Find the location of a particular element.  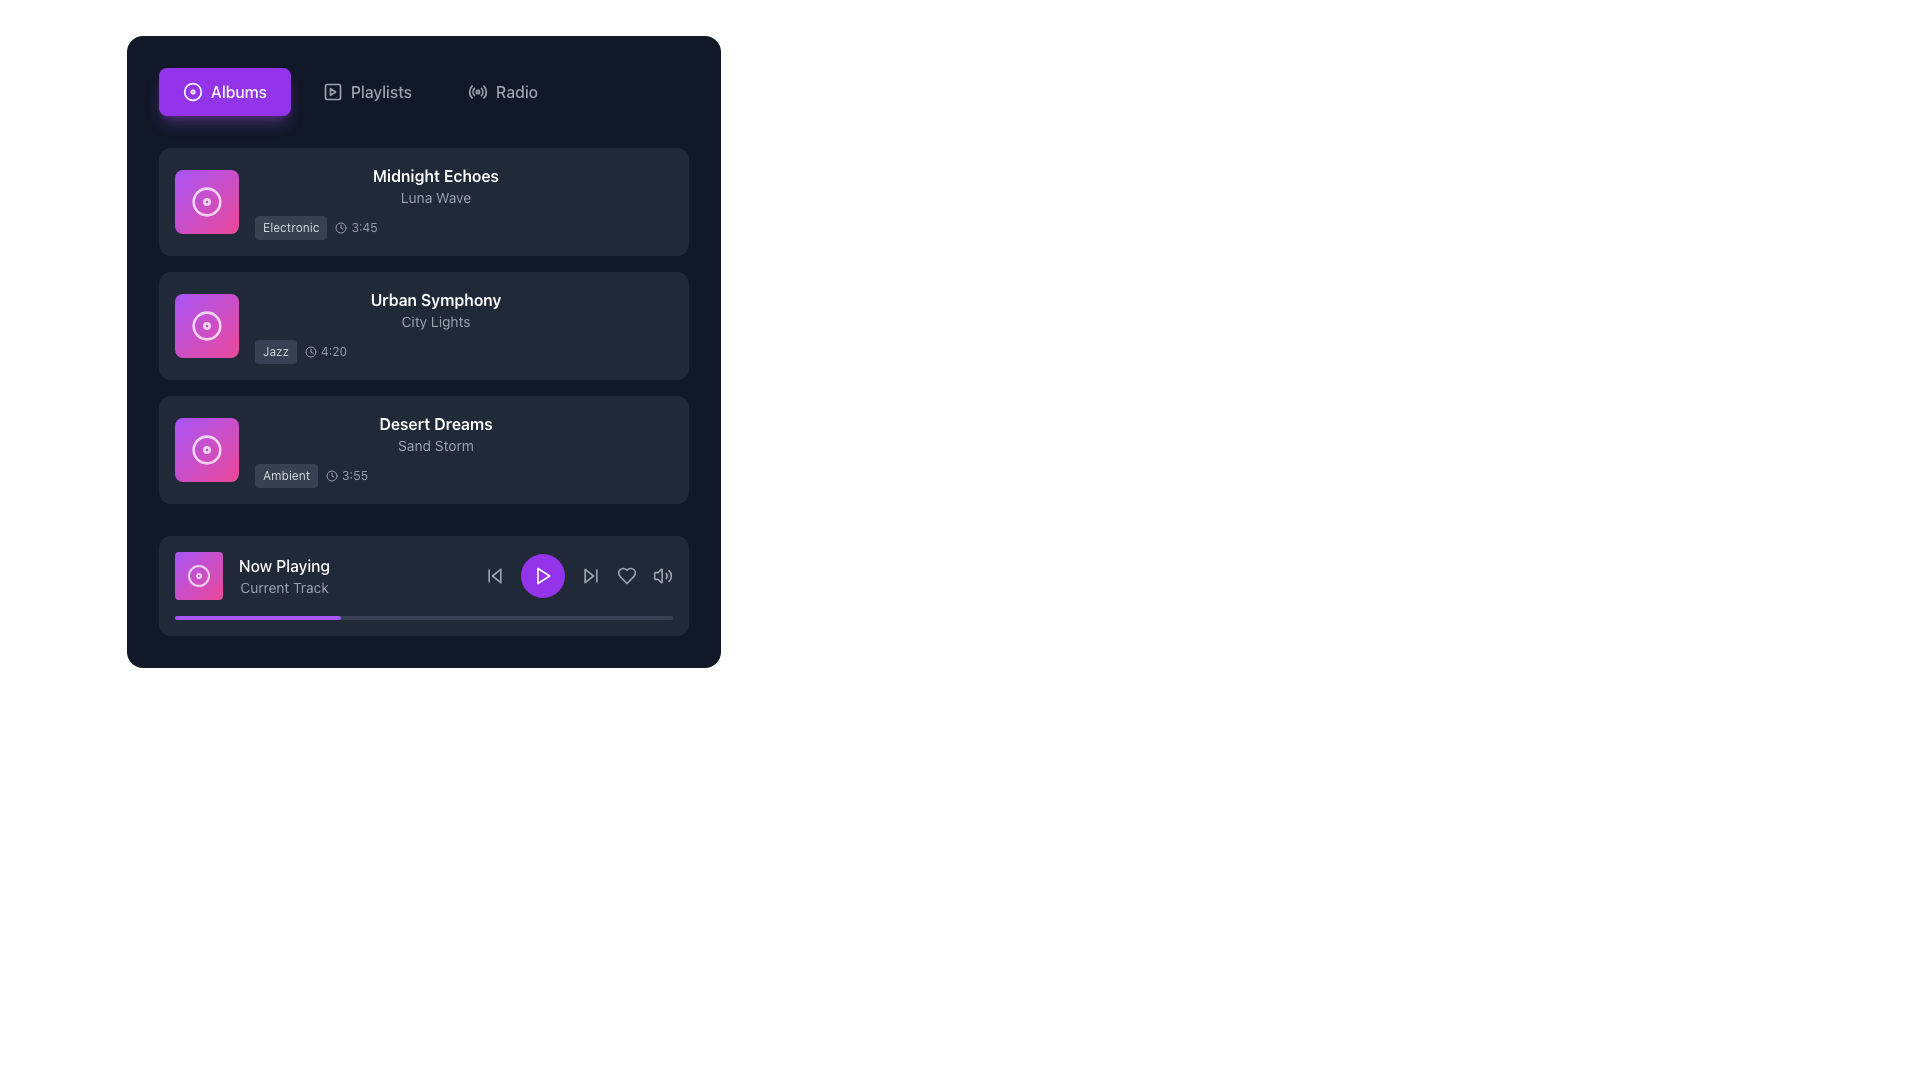

the 'Urban Symphony' information display panel, which features bold white text and is positioned between 'Midnight Echoes' and 'Desert Dreams' is located at coordinates (435, 325).